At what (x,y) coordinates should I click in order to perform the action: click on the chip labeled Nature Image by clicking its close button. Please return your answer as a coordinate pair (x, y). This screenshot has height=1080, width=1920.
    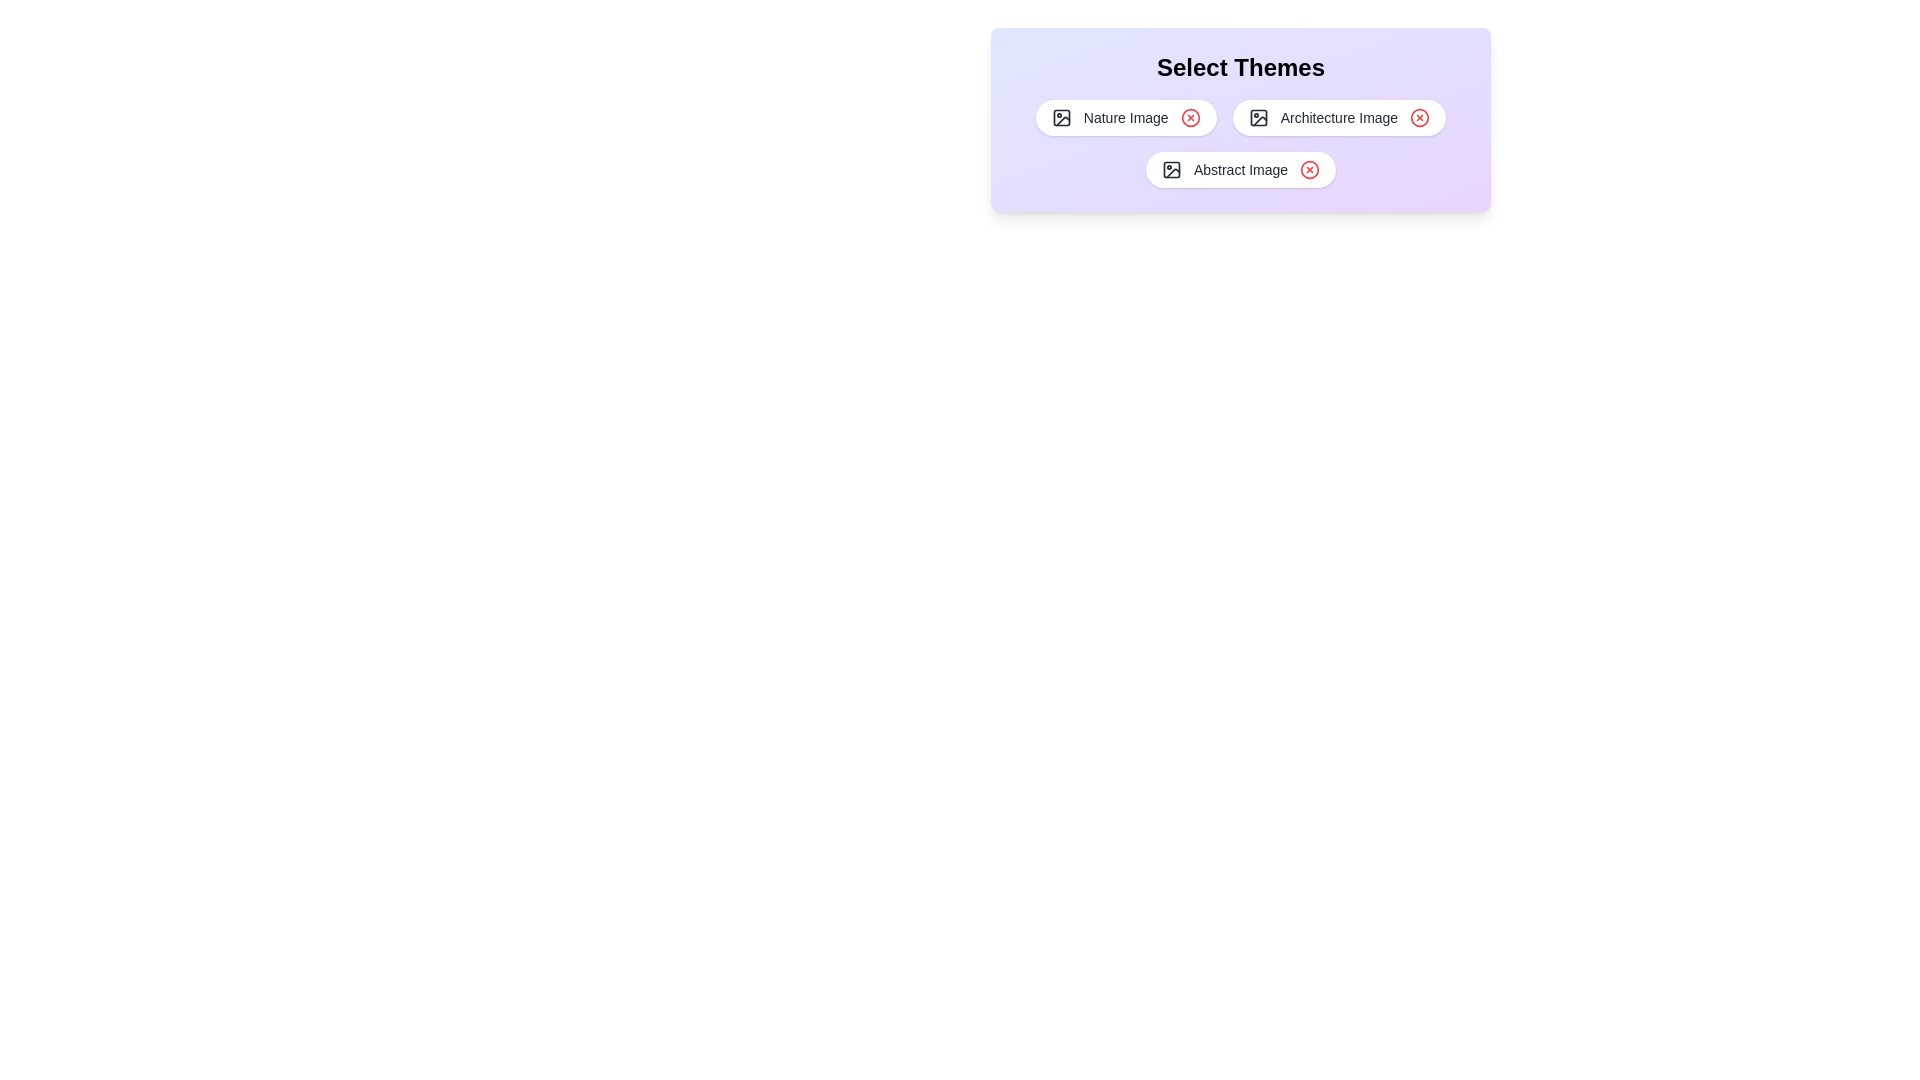
    Looking at the image, I should click on (1190, 118).